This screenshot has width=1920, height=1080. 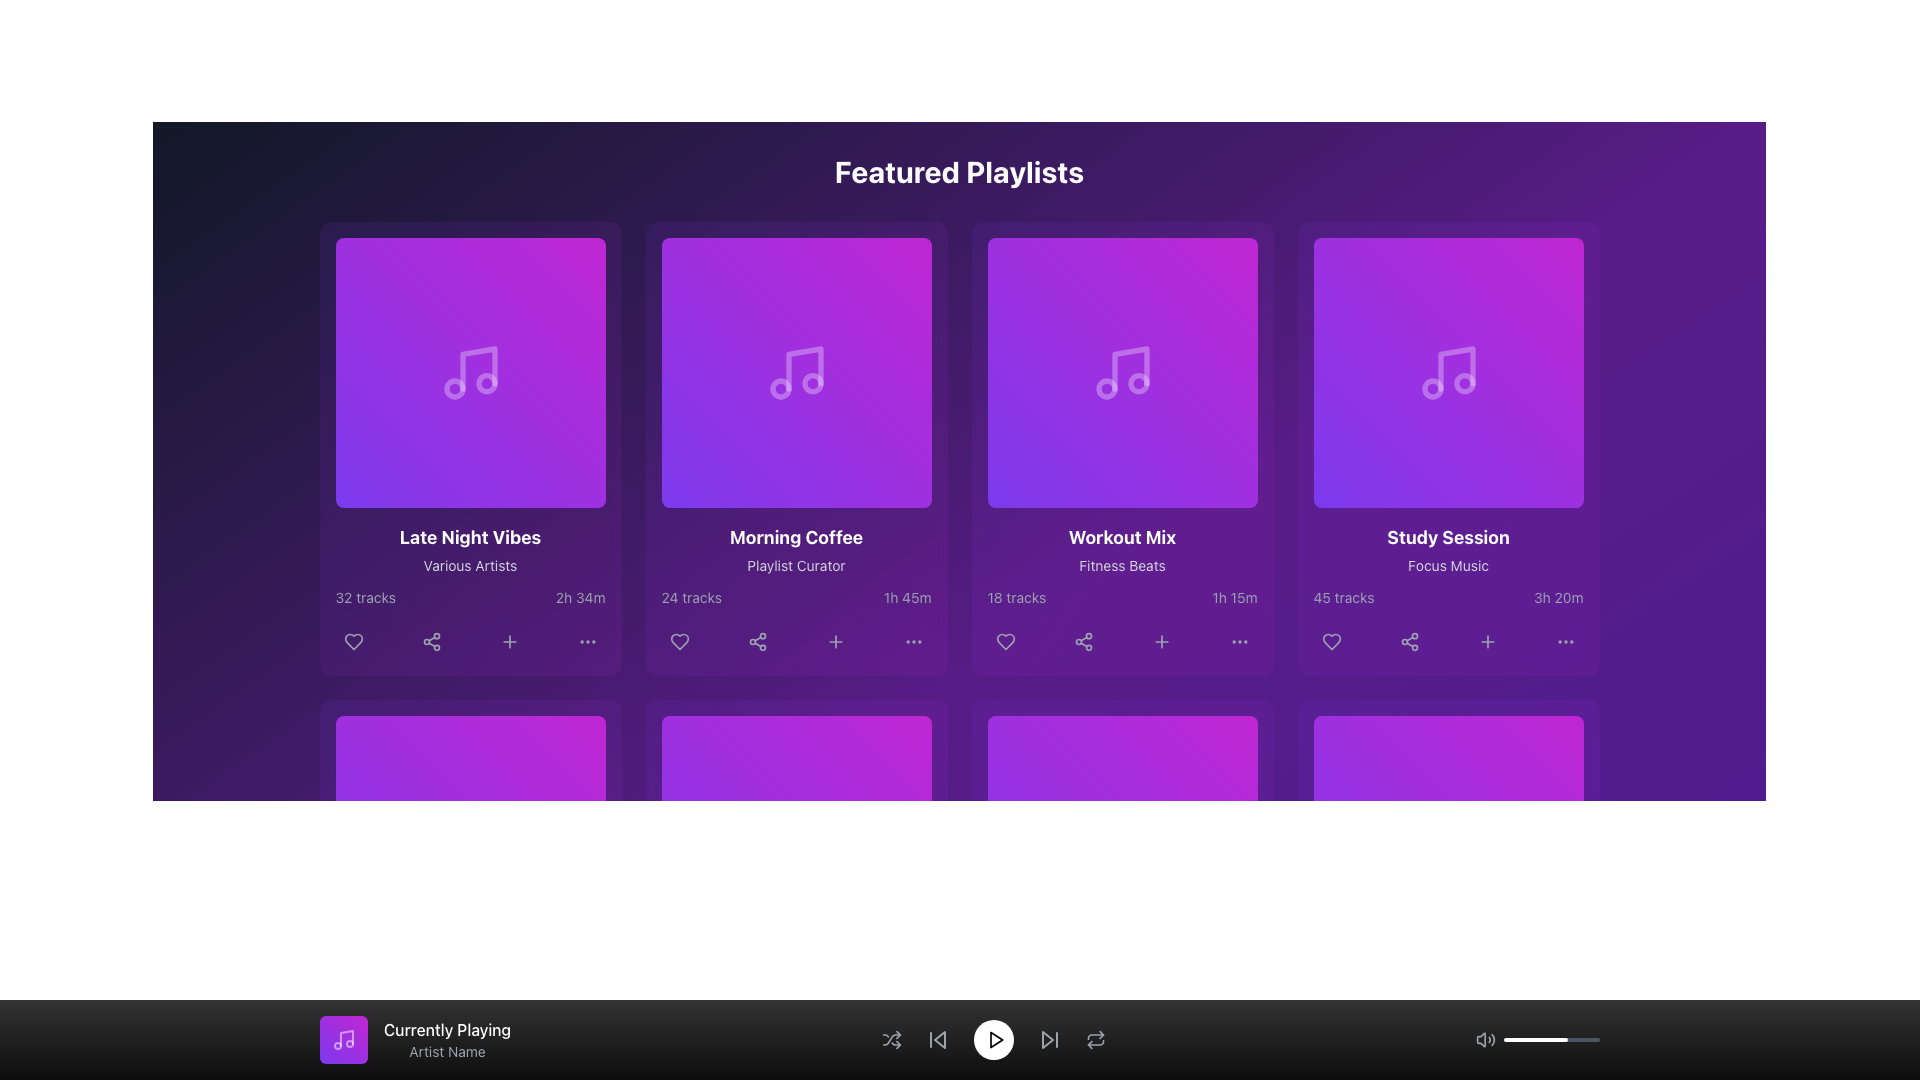 I want to click on the volume level, so click(x=1515, y=1039).